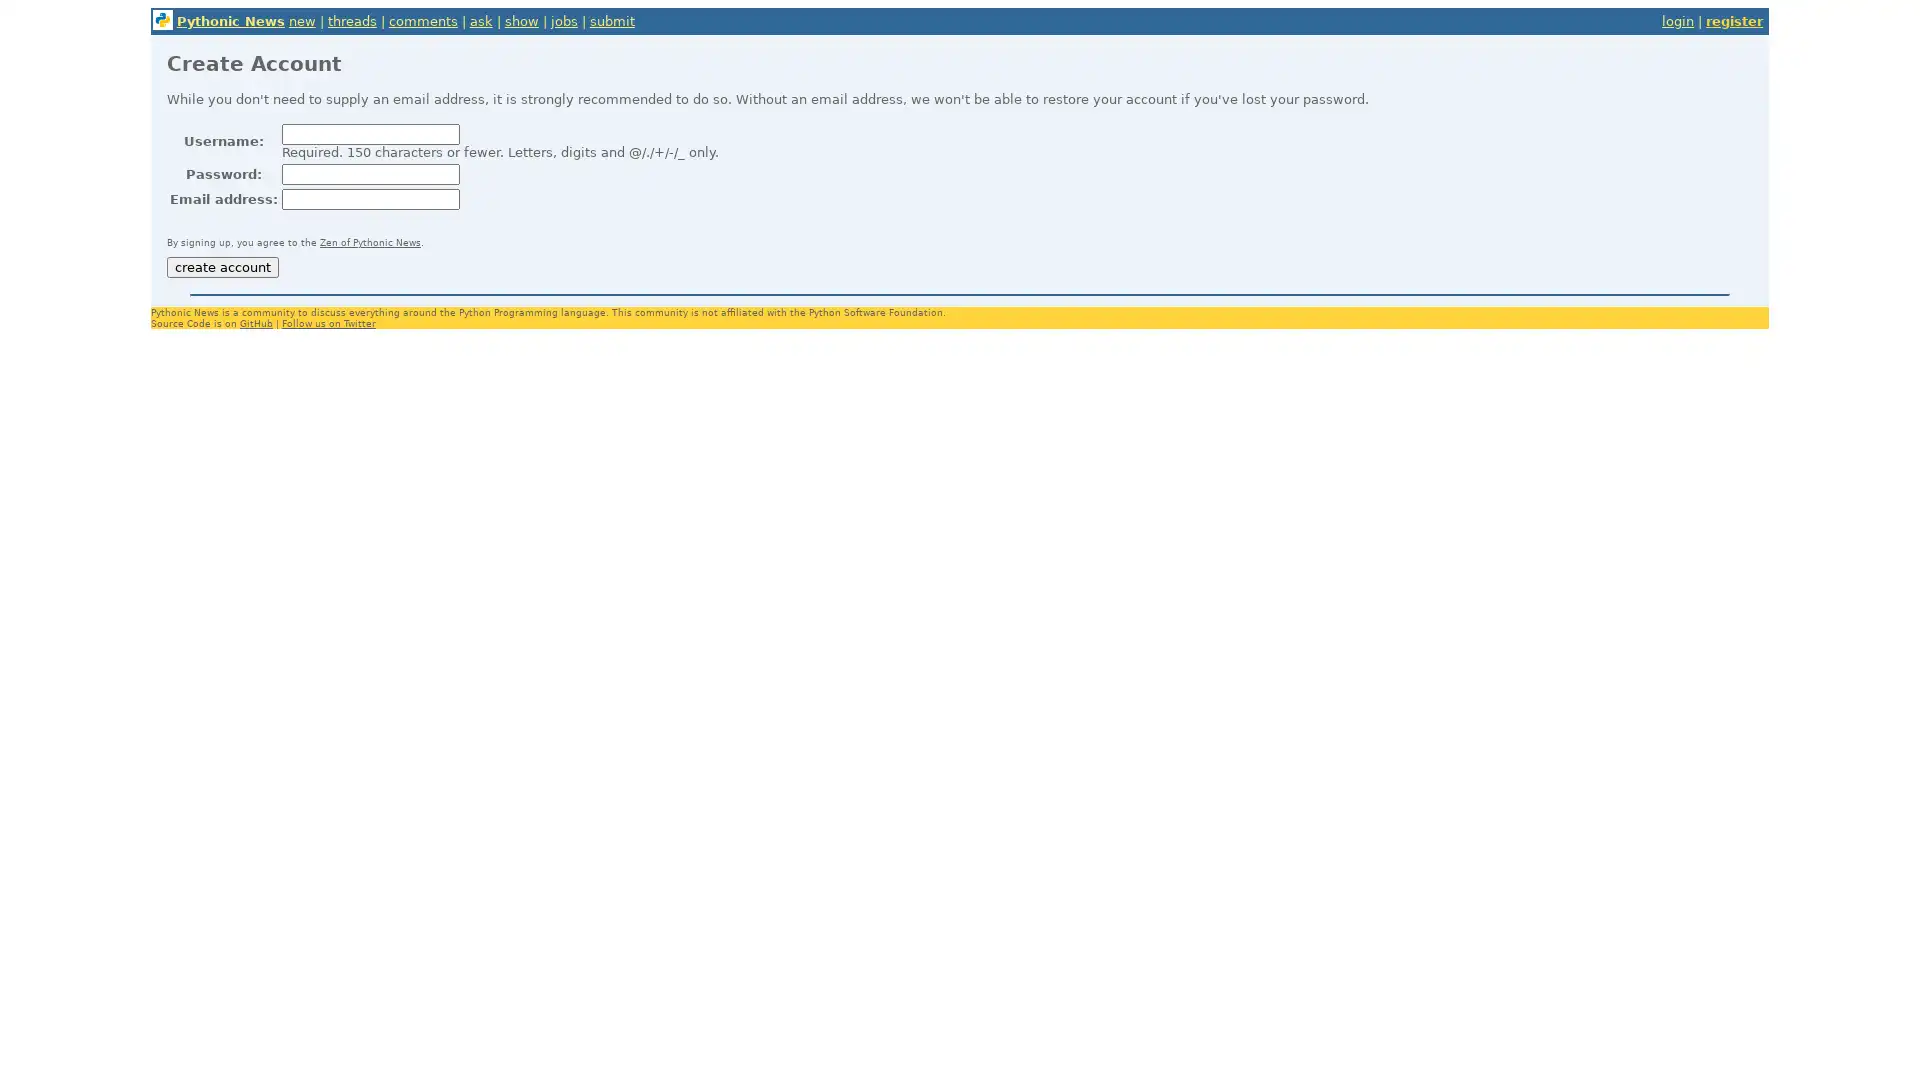 The height and width of the screenshot is (1080, 1920). What do you see at coordinates (221, 266) in the screenshot?
I see `create account` at bounding box center [221, 266].